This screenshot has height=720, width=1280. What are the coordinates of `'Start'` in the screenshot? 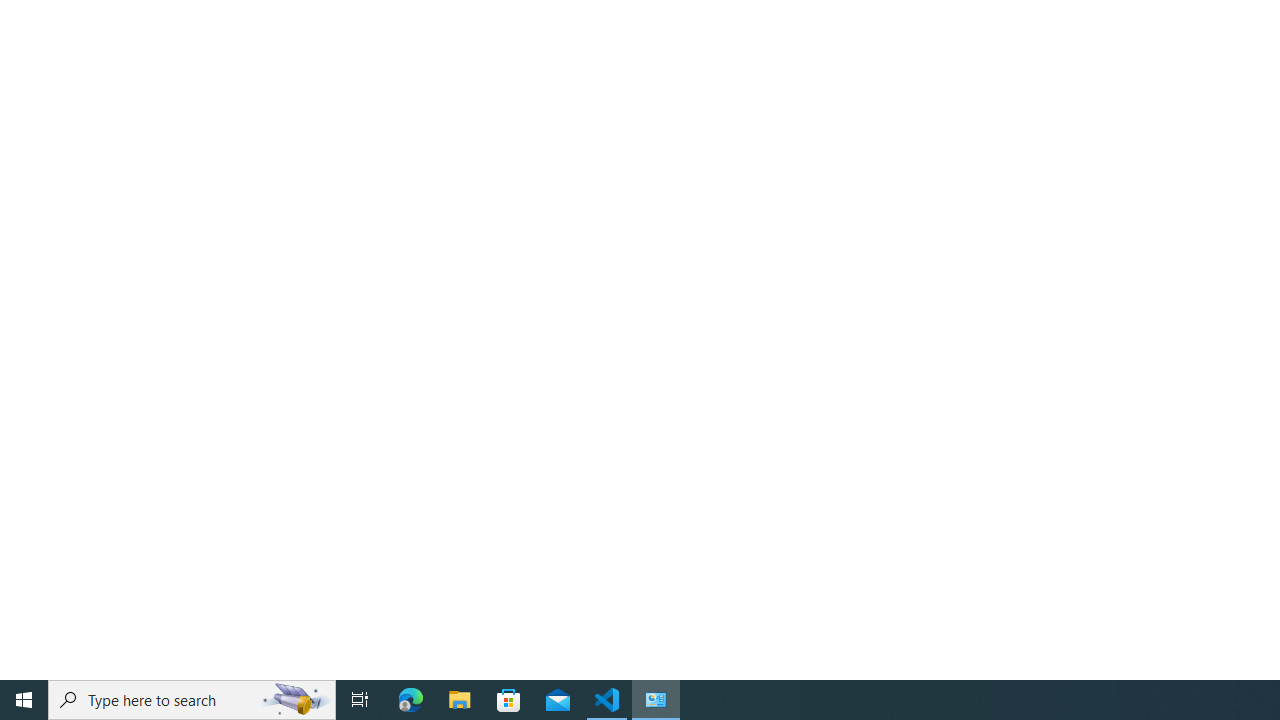 It's located at (24, 698).